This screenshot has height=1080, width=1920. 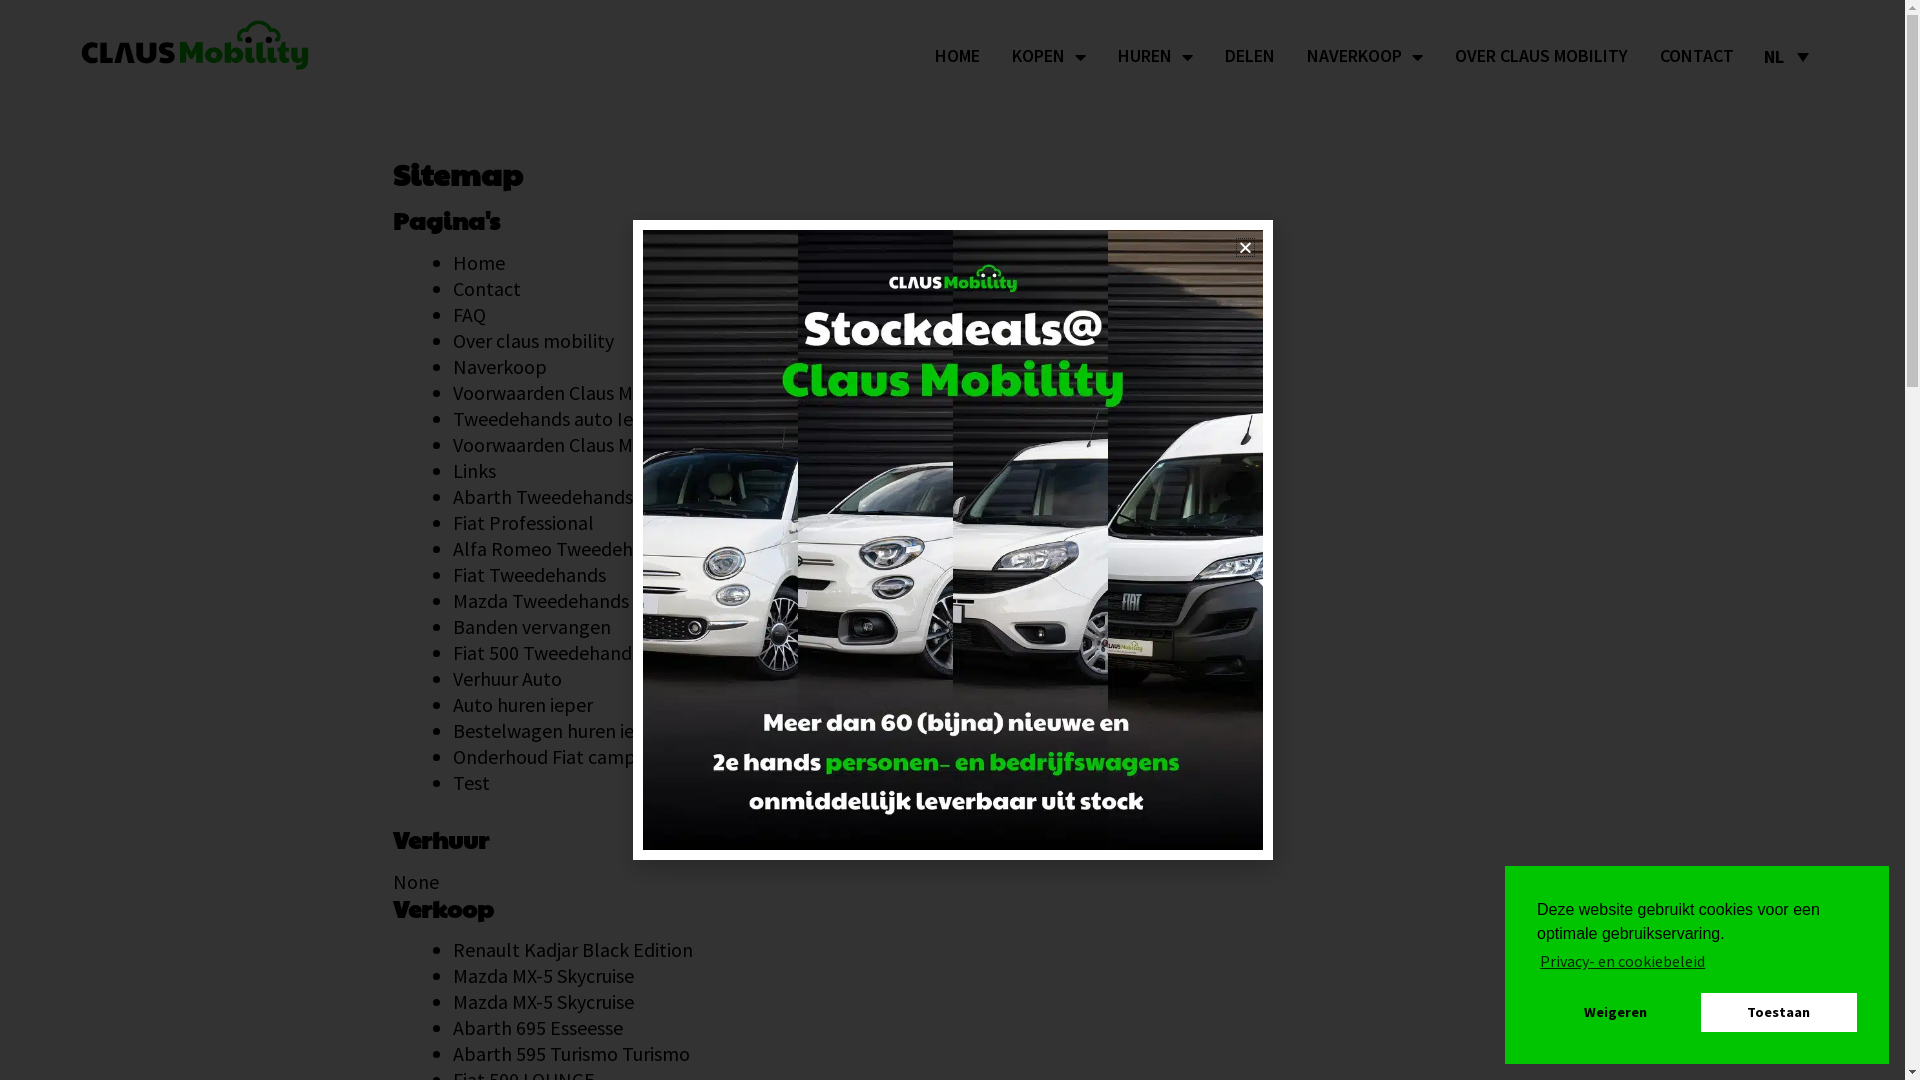 I want to click on 'Bestelwagen huren ieper', so click(x=556, y=730).